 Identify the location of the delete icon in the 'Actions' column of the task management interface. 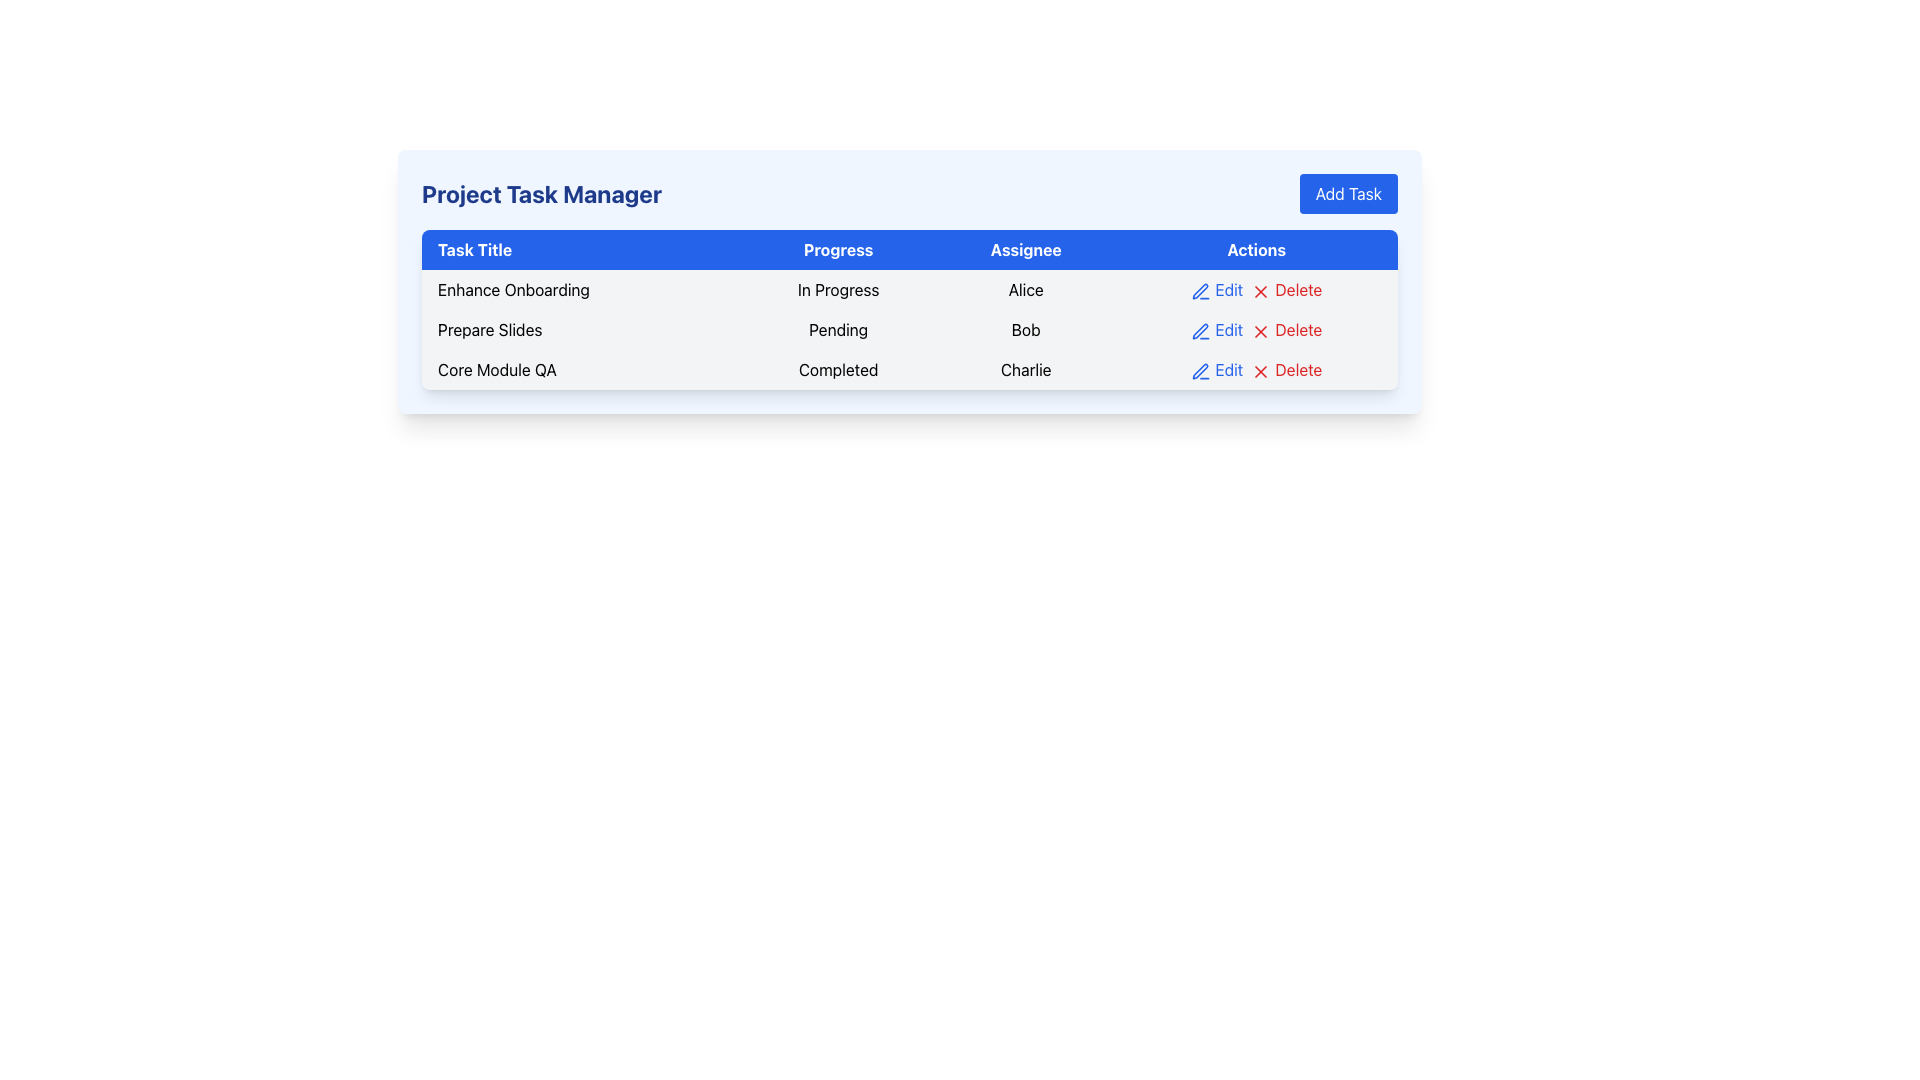
(1260, 291).